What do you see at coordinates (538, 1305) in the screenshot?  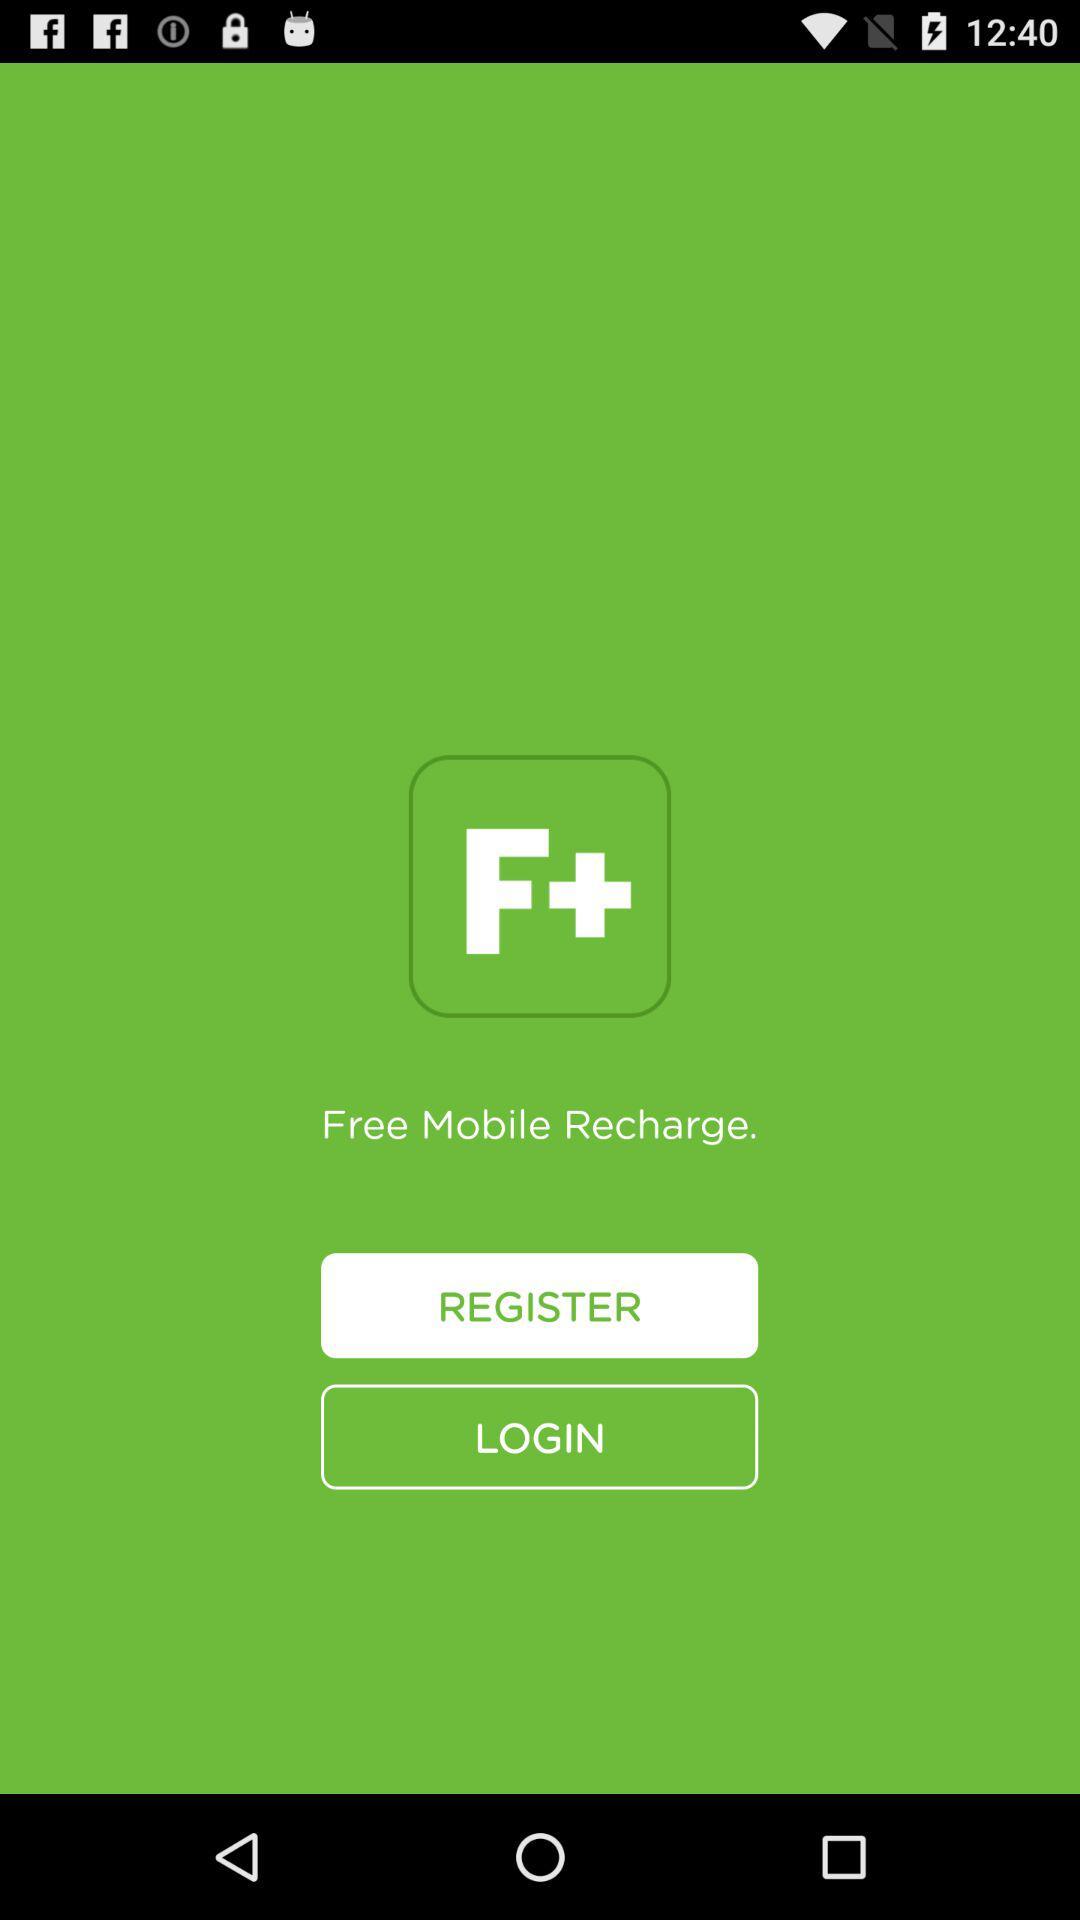 I see `the icon below free mobile recharge. icon` at bounding box center [538, 1305].